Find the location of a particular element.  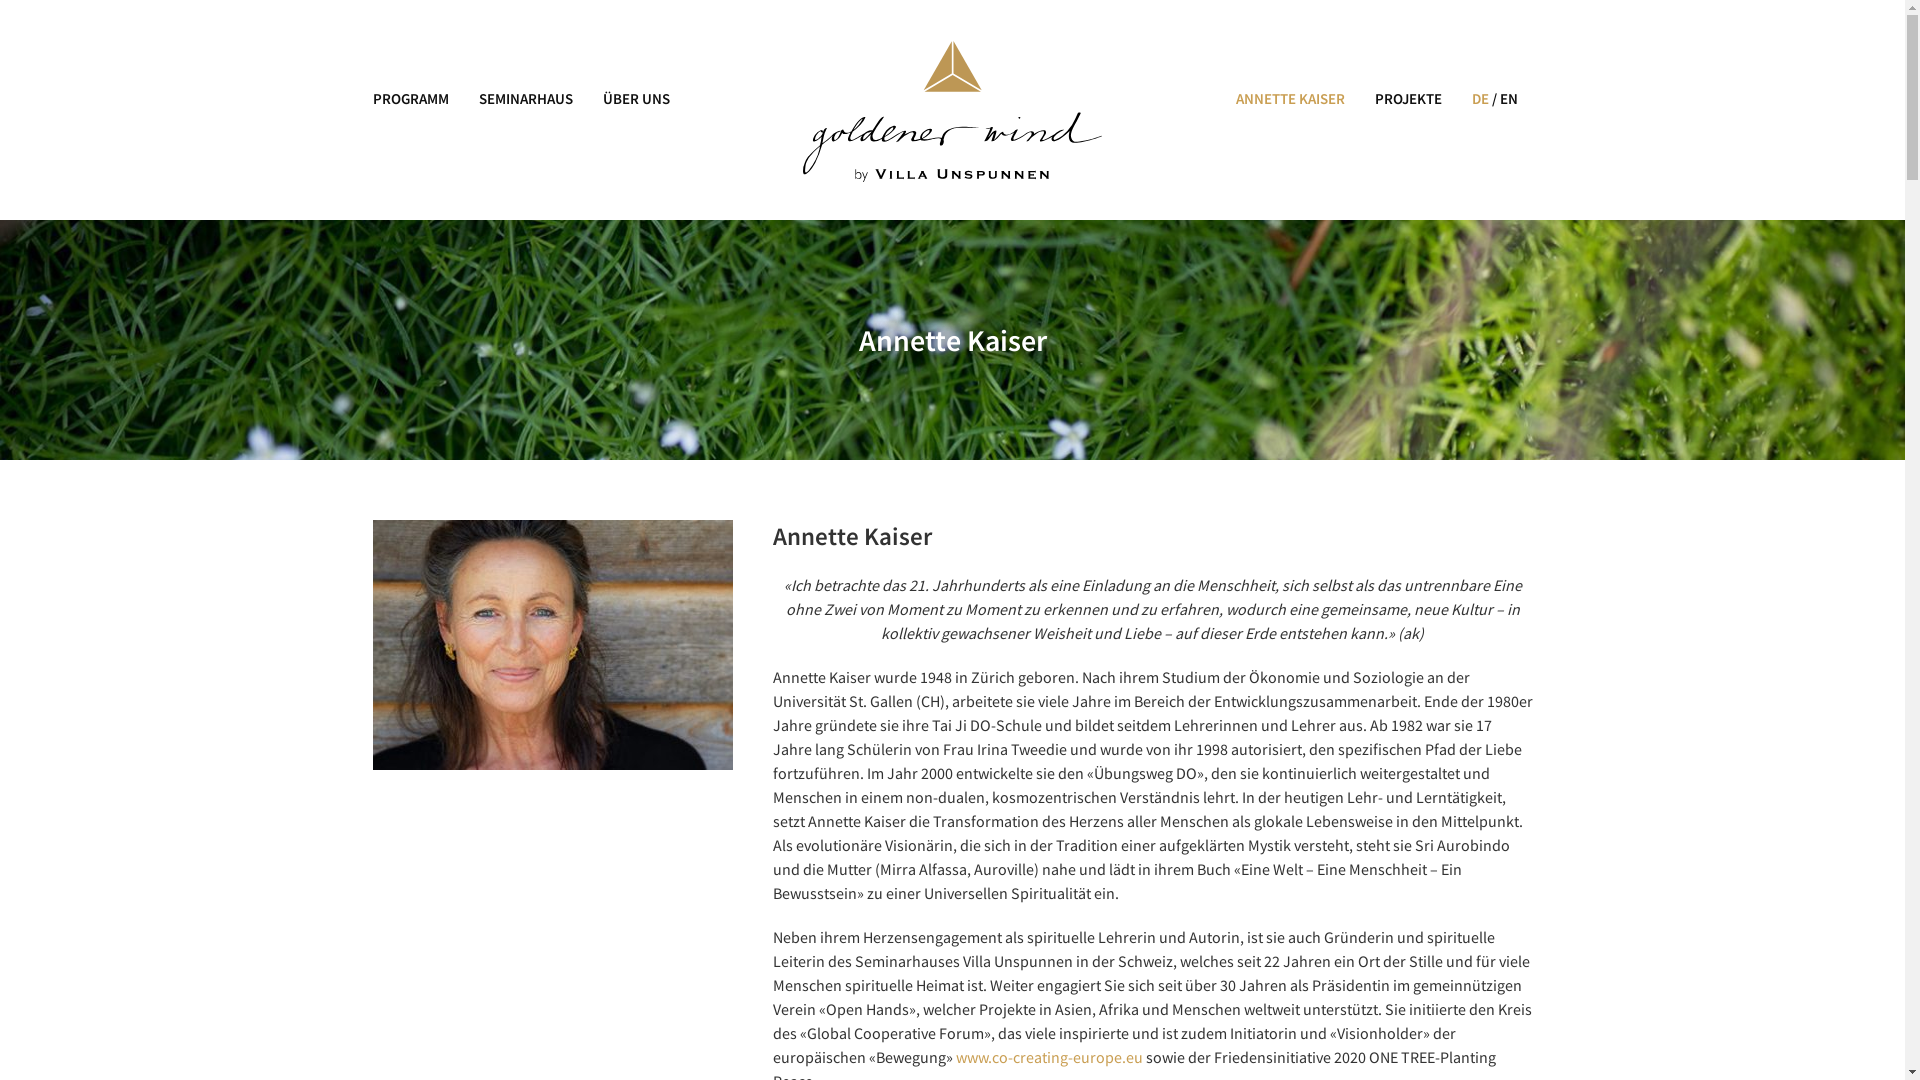

'PROJEKTE' is located at coordinates (1407, 99).